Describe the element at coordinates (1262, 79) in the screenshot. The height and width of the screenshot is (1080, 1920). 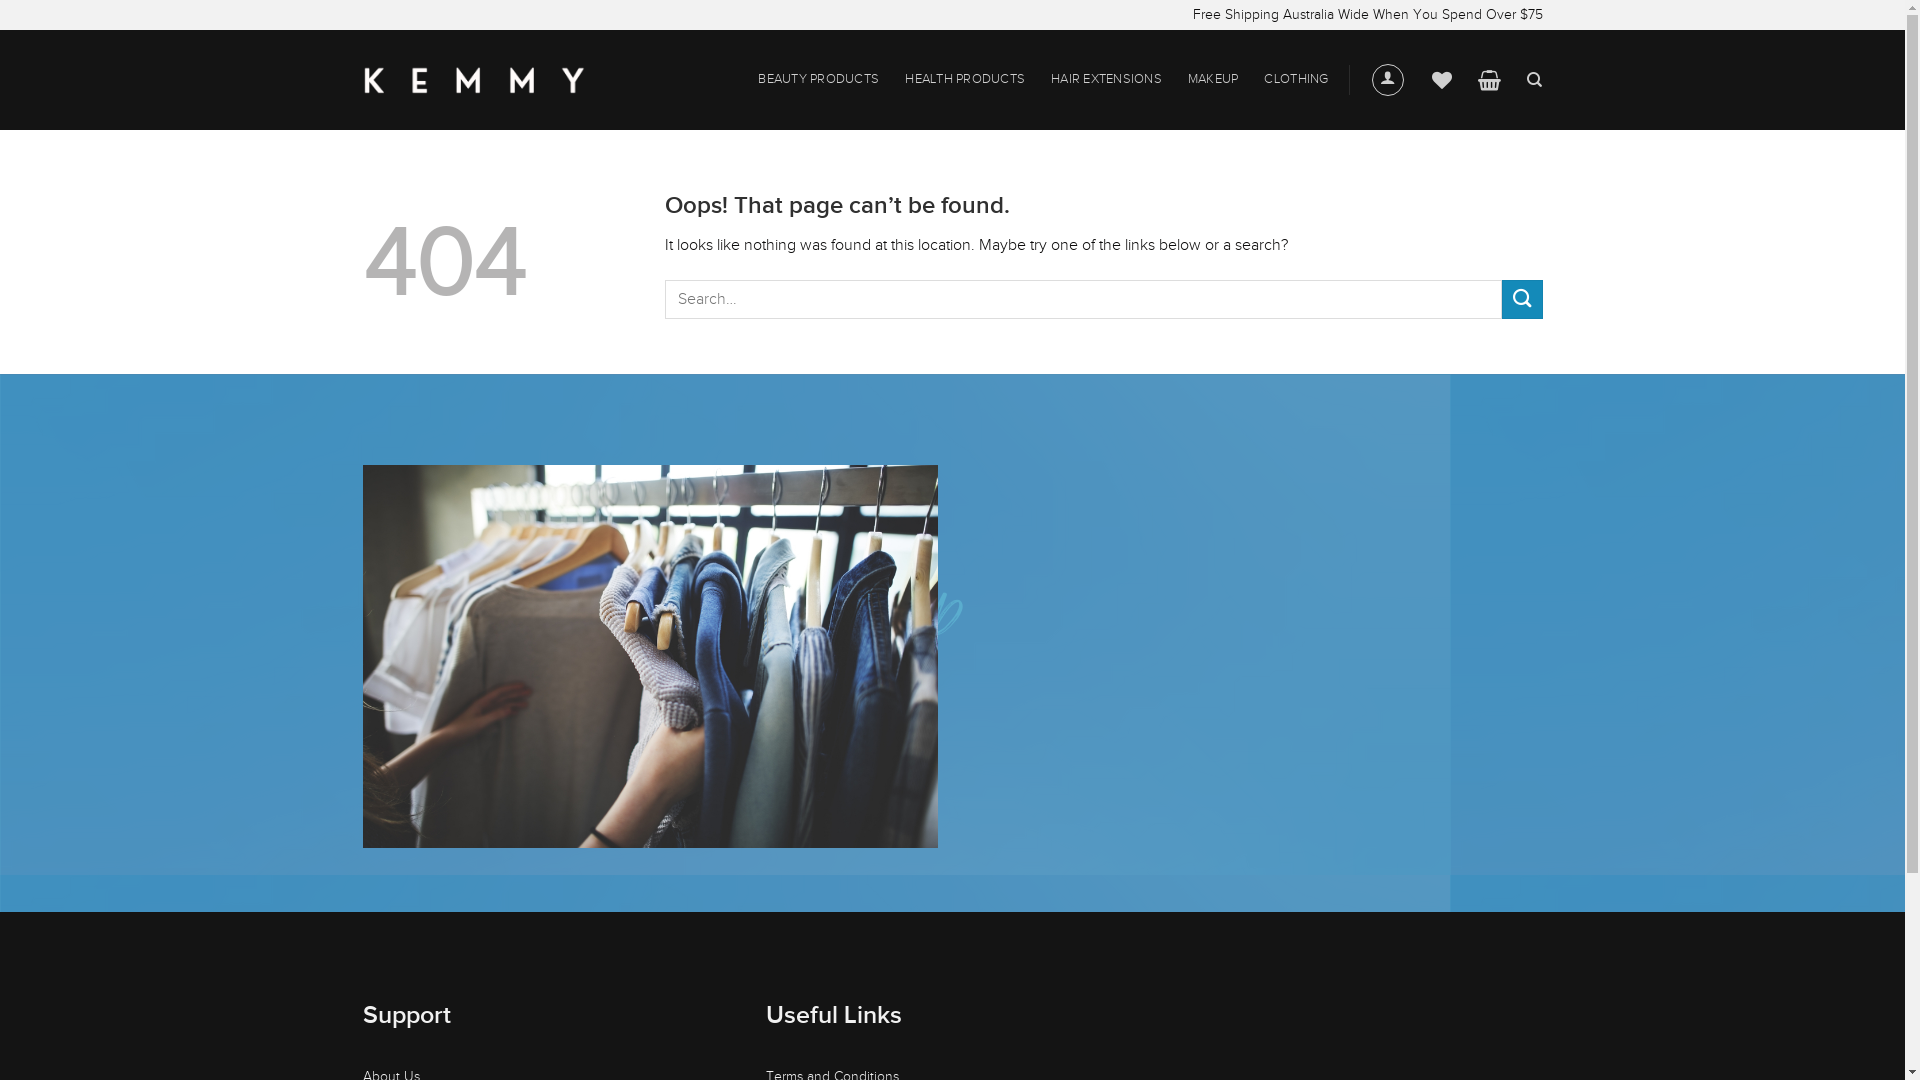
I see `'CLOTHING'` at that location.